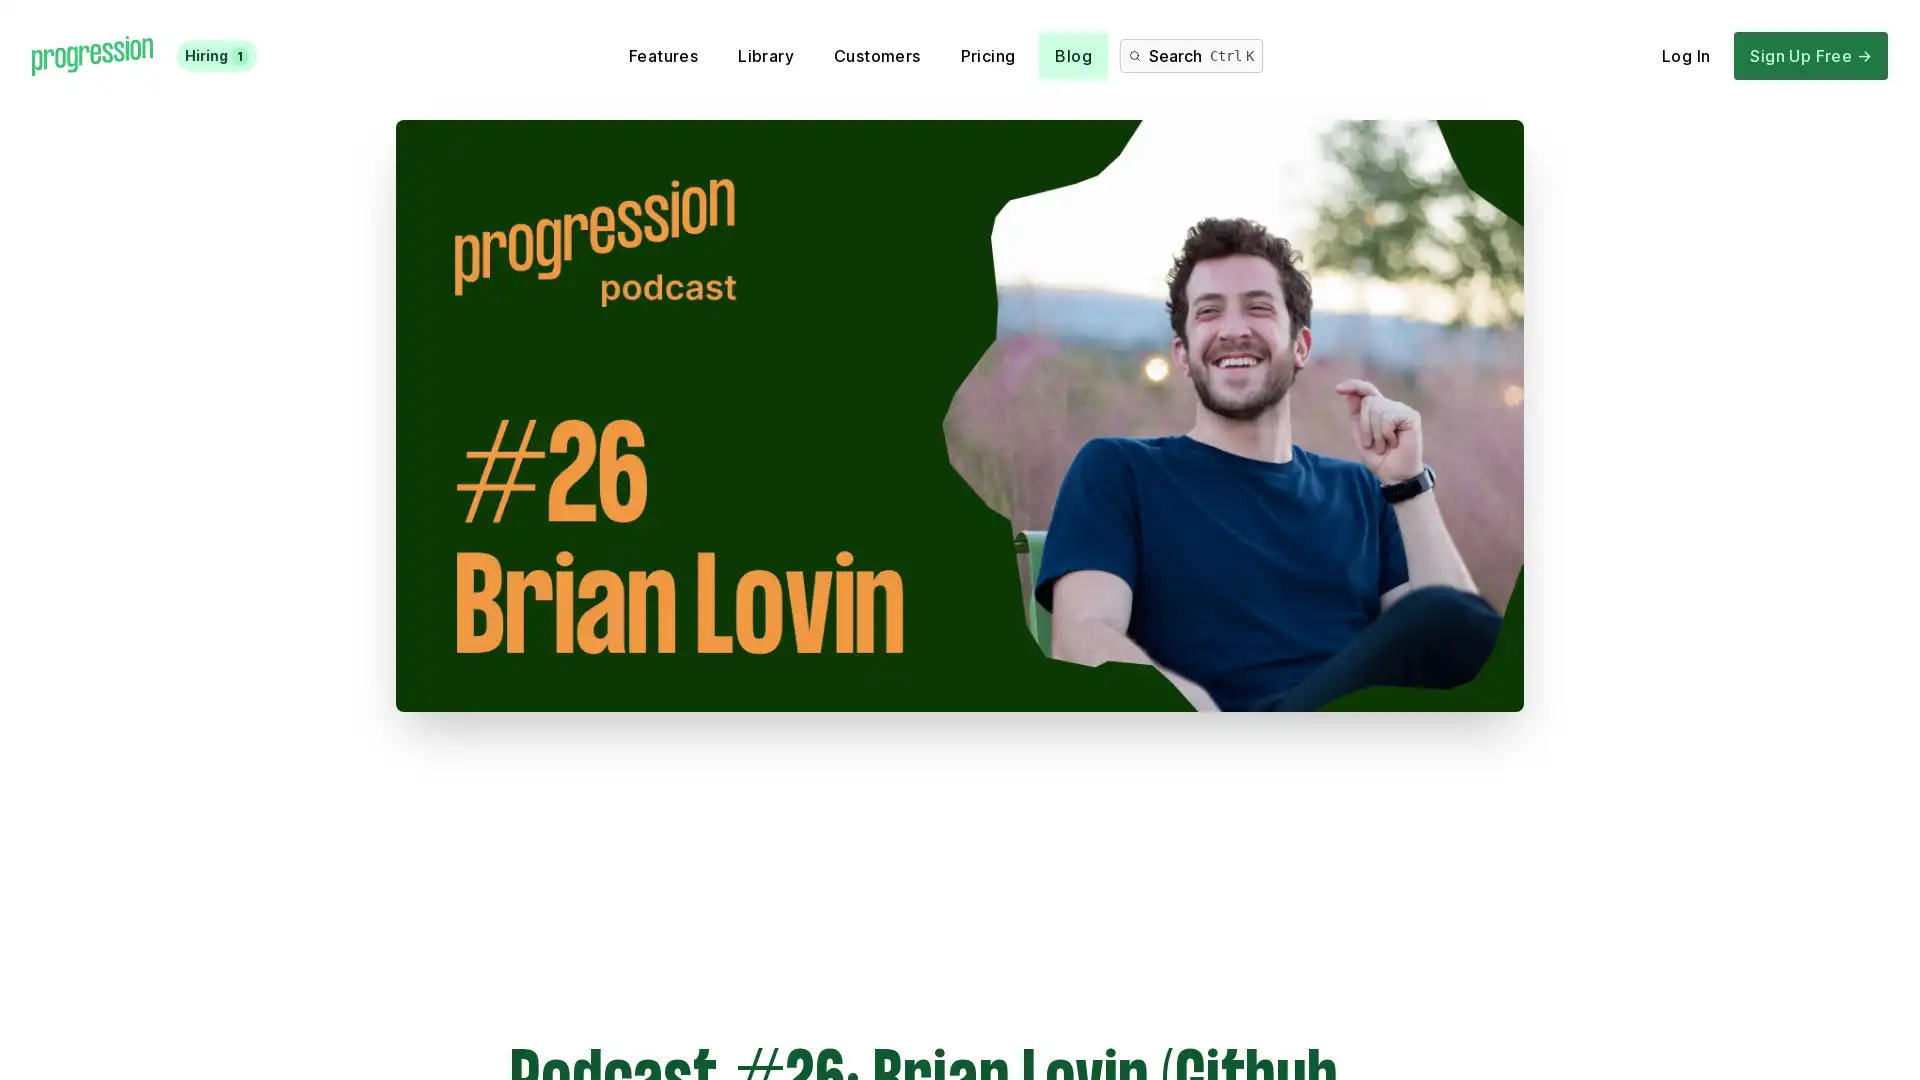 The width and height of the screenshot is (1920, 1080). What do you see at coordinates (1869, 1029) in the screenshot?
I see `Open Intercom Messenger` at bounding box center [1869, 1029].